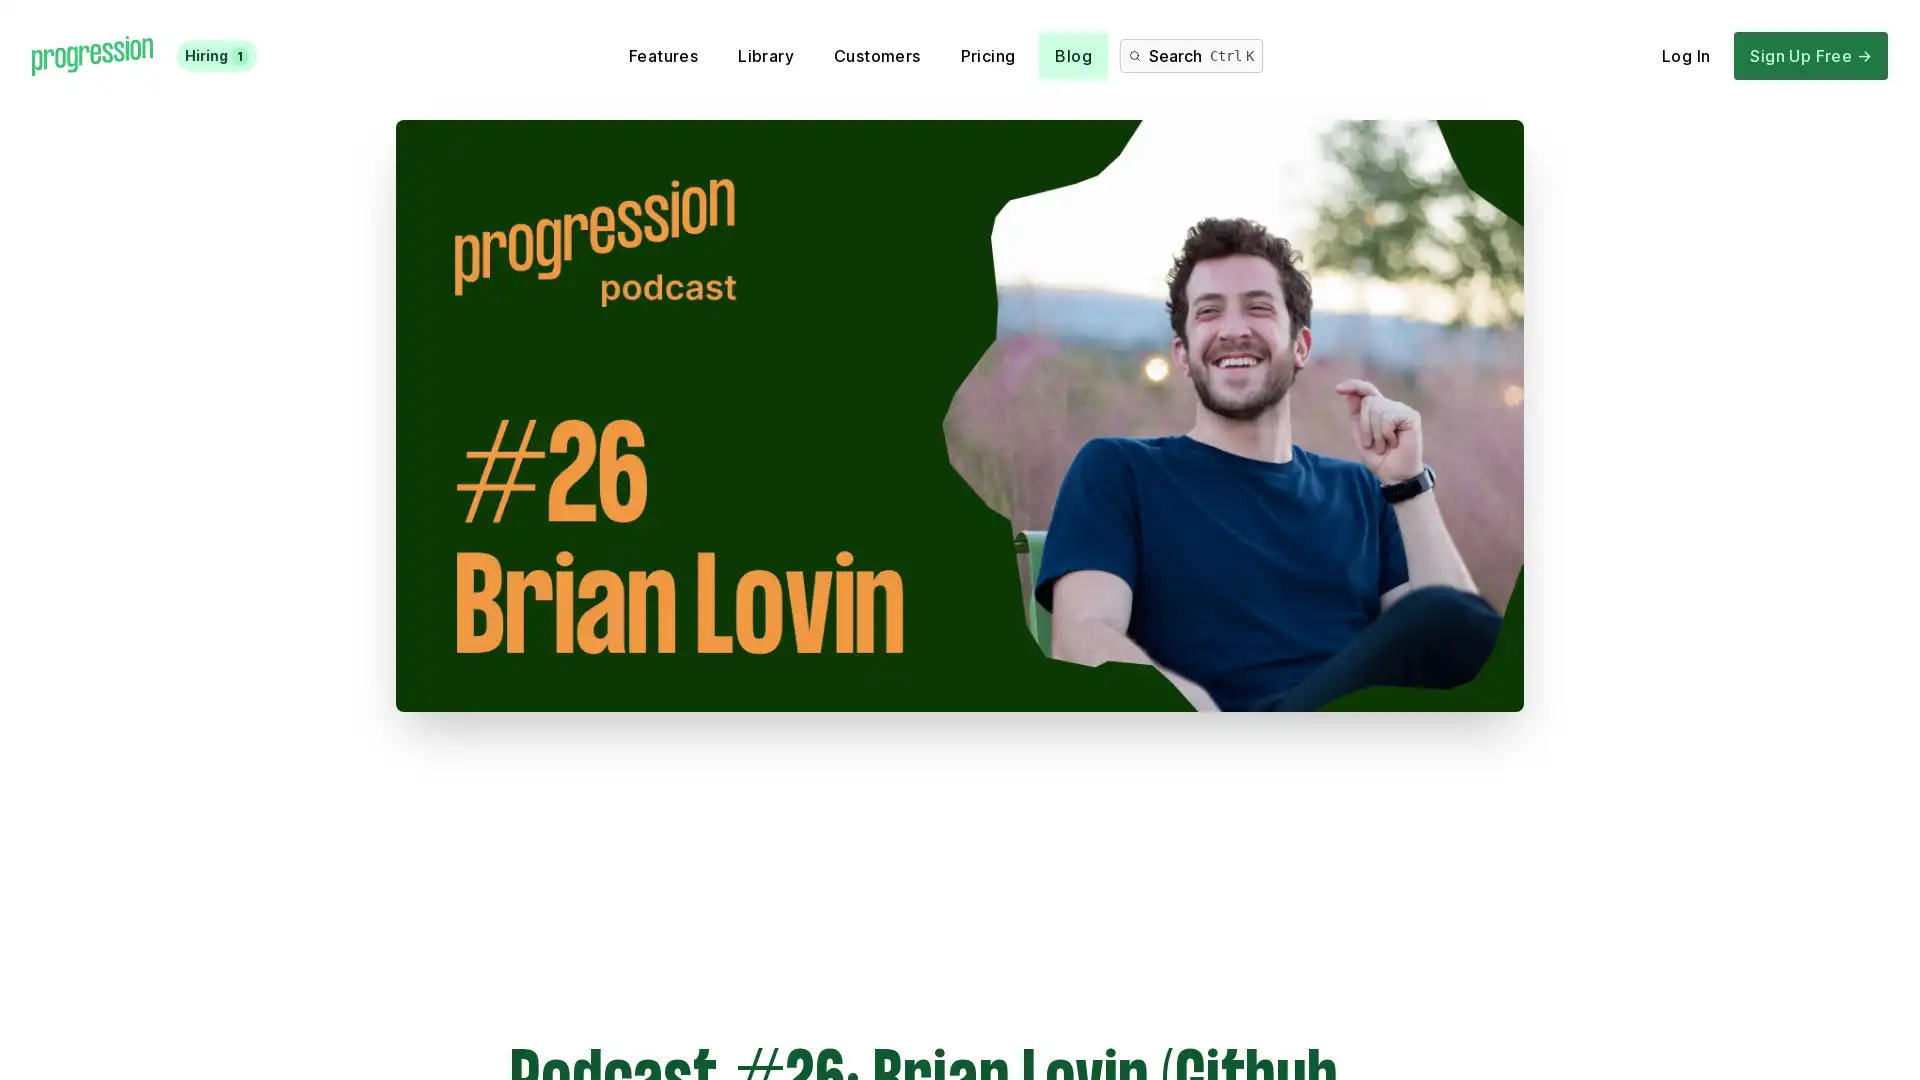 The width and height of the screenshot is (1920, 1080). What do you see at coordinates (1869, 1029) in the screenshot?
I see `Open Intercom Messenger` at bounding box center [1869, 1029].